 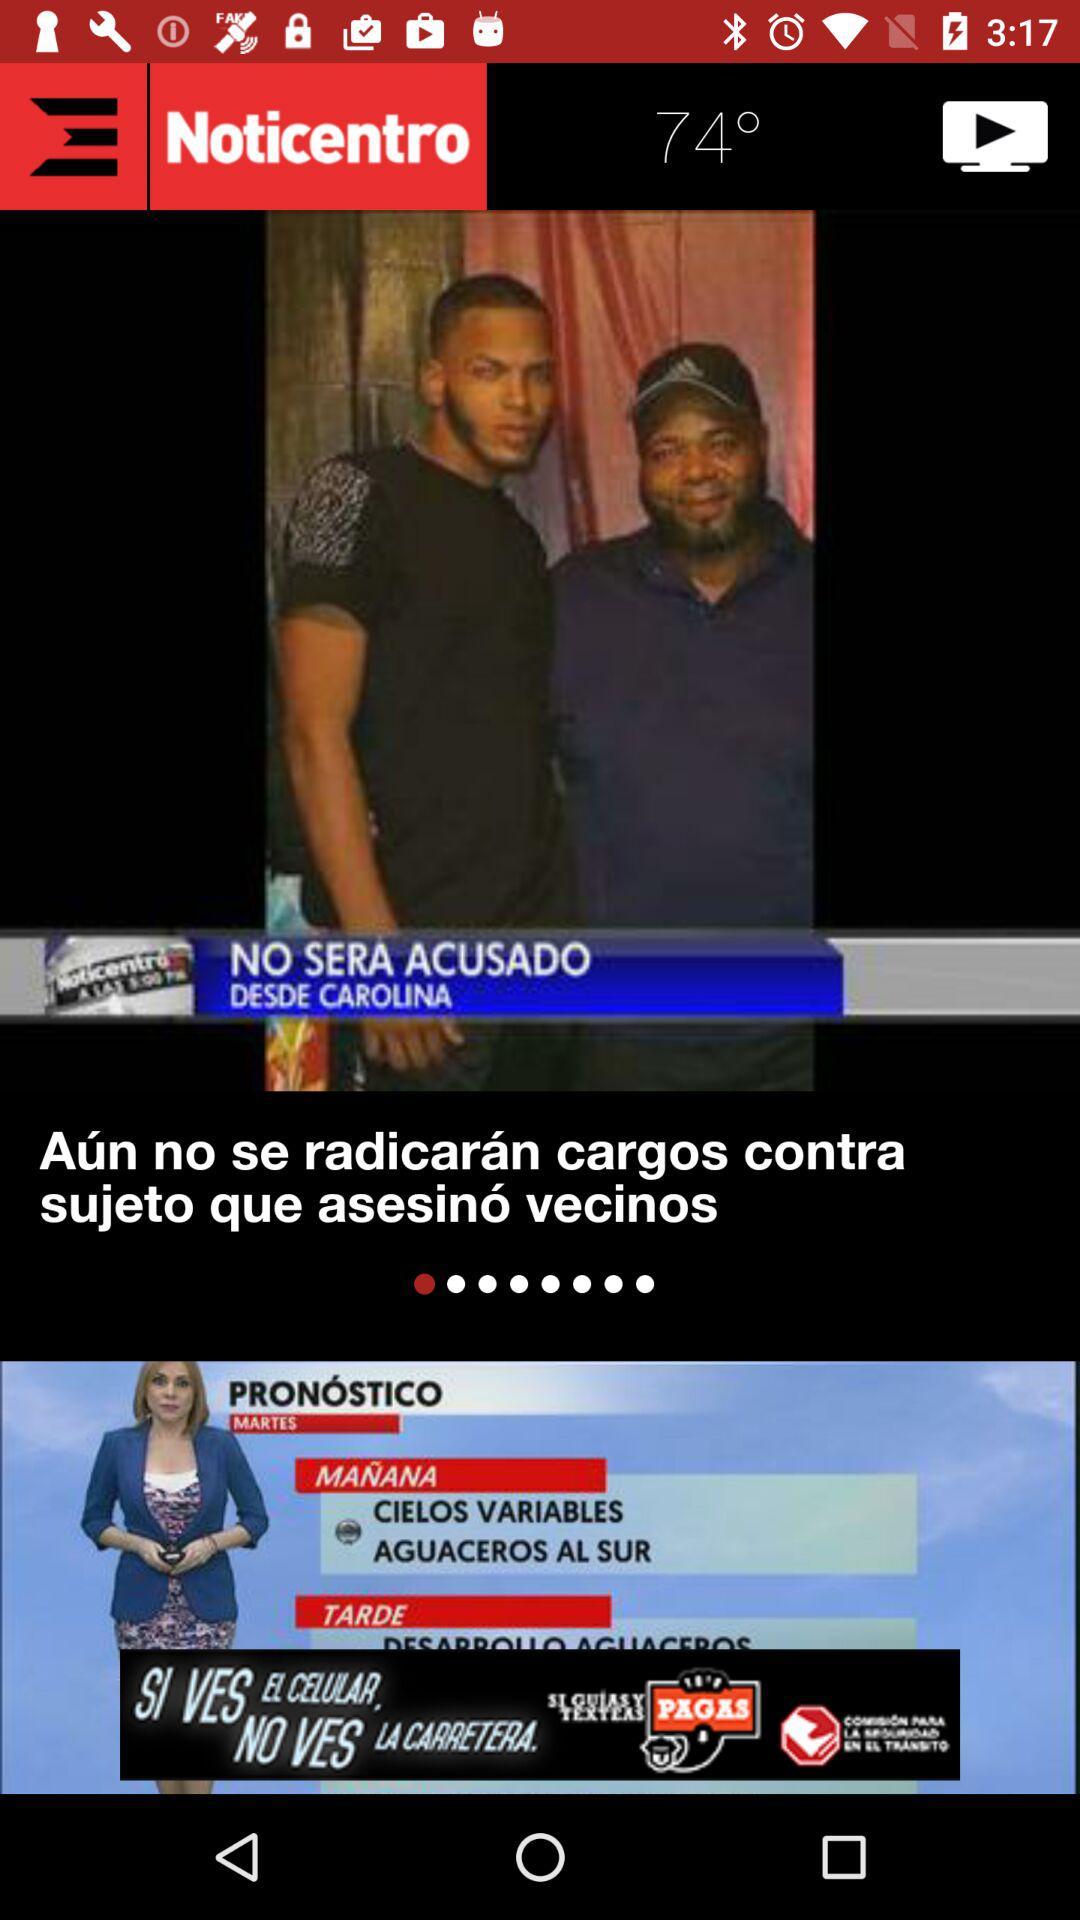 What do you see at coordinates (540, 1713) in the screenshot?
I see `open advertisement` at bounding box center [540, 1713].